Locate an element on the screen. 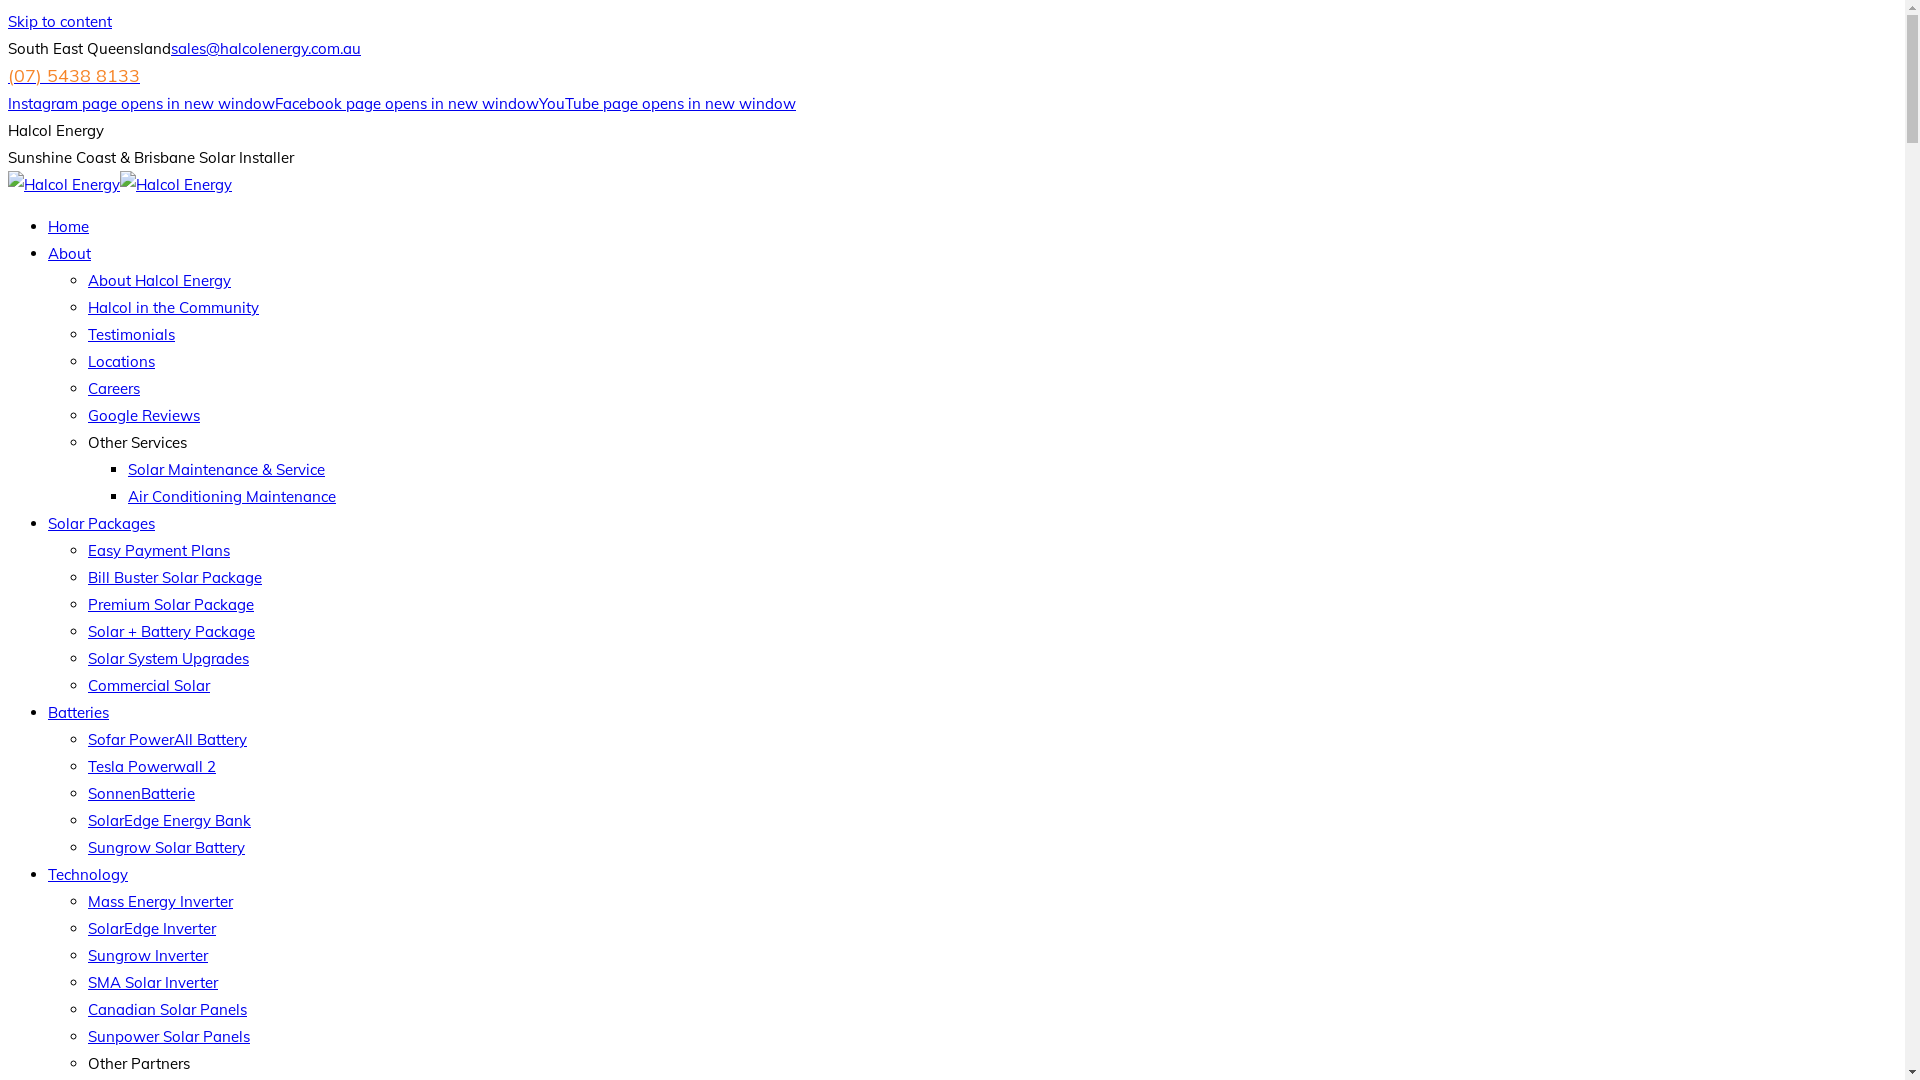  'Commercial Solar' is located at coordinates (147, 684).